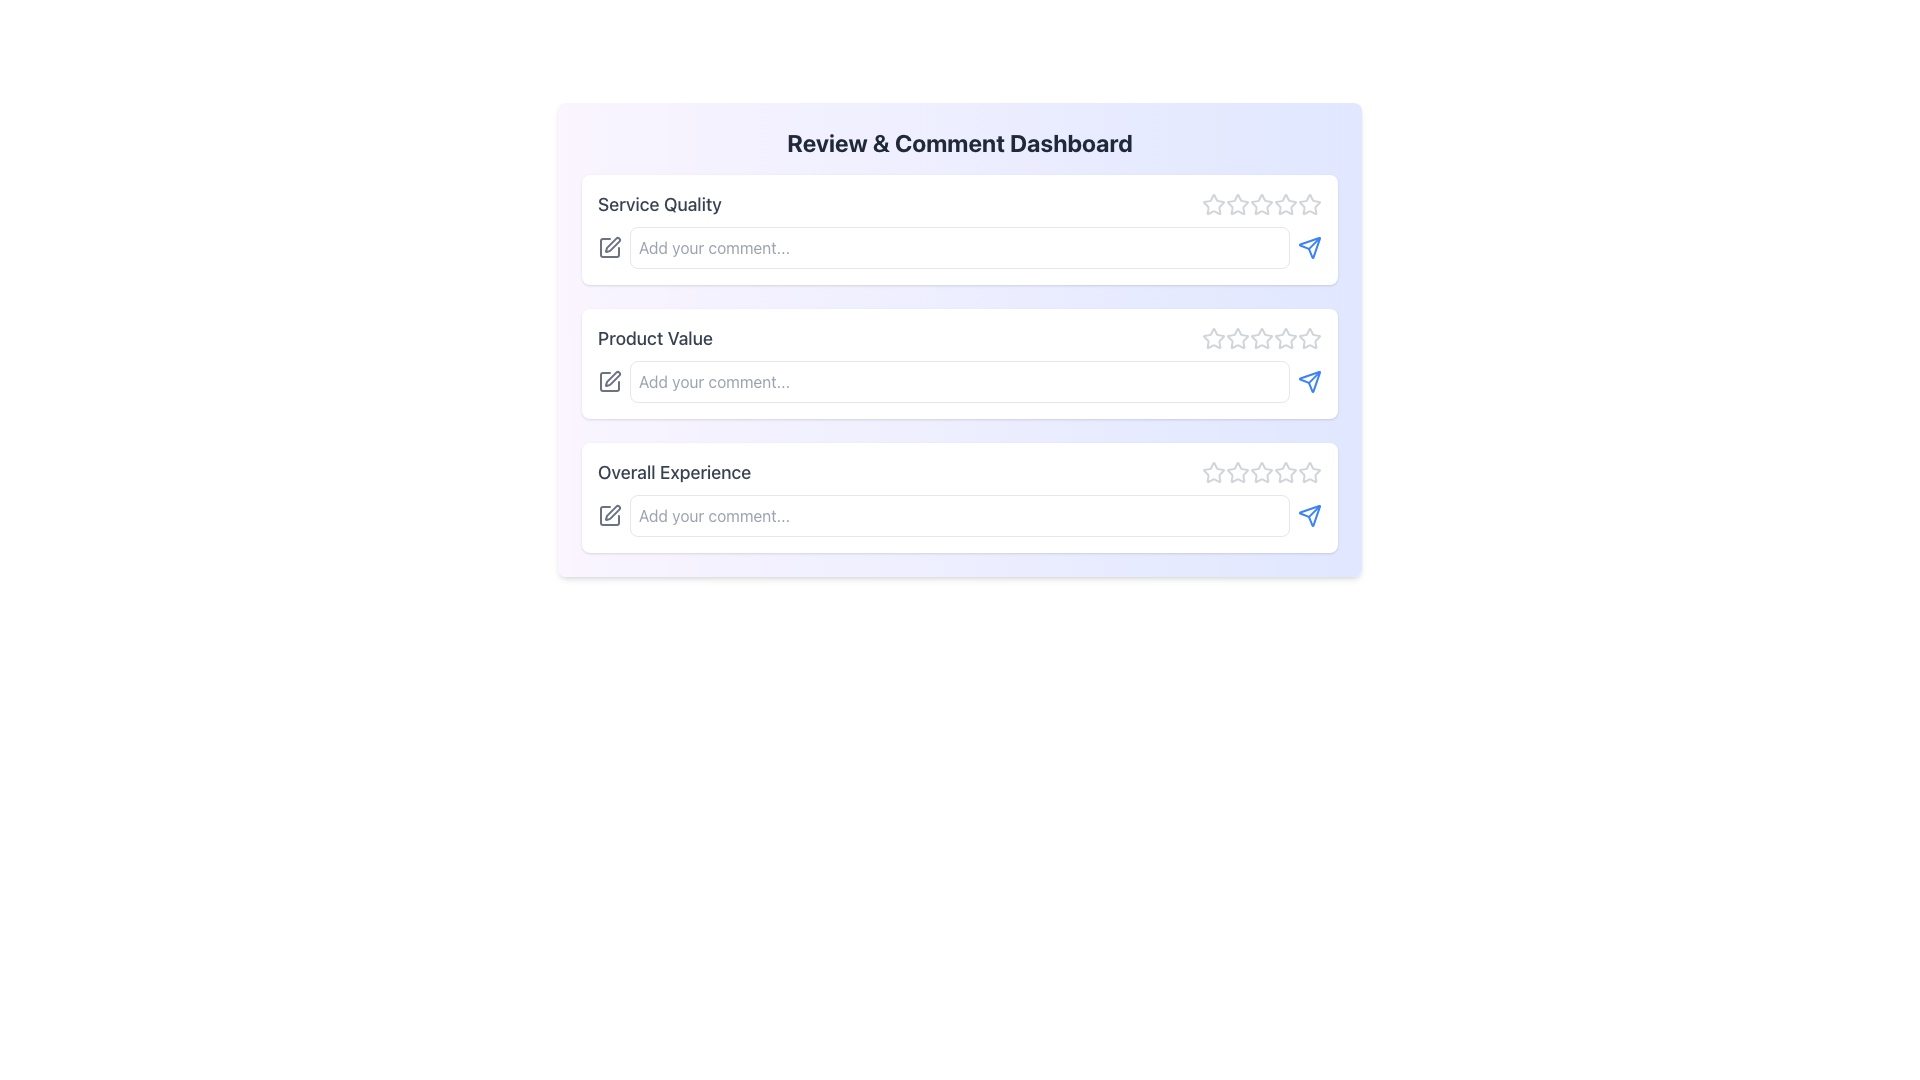 This screenshot has width=1920, height=1080. What do you see at coordinates (1261, 337) in the screenshot?
I see `the third star icon` at bounding box center [1261, 337].